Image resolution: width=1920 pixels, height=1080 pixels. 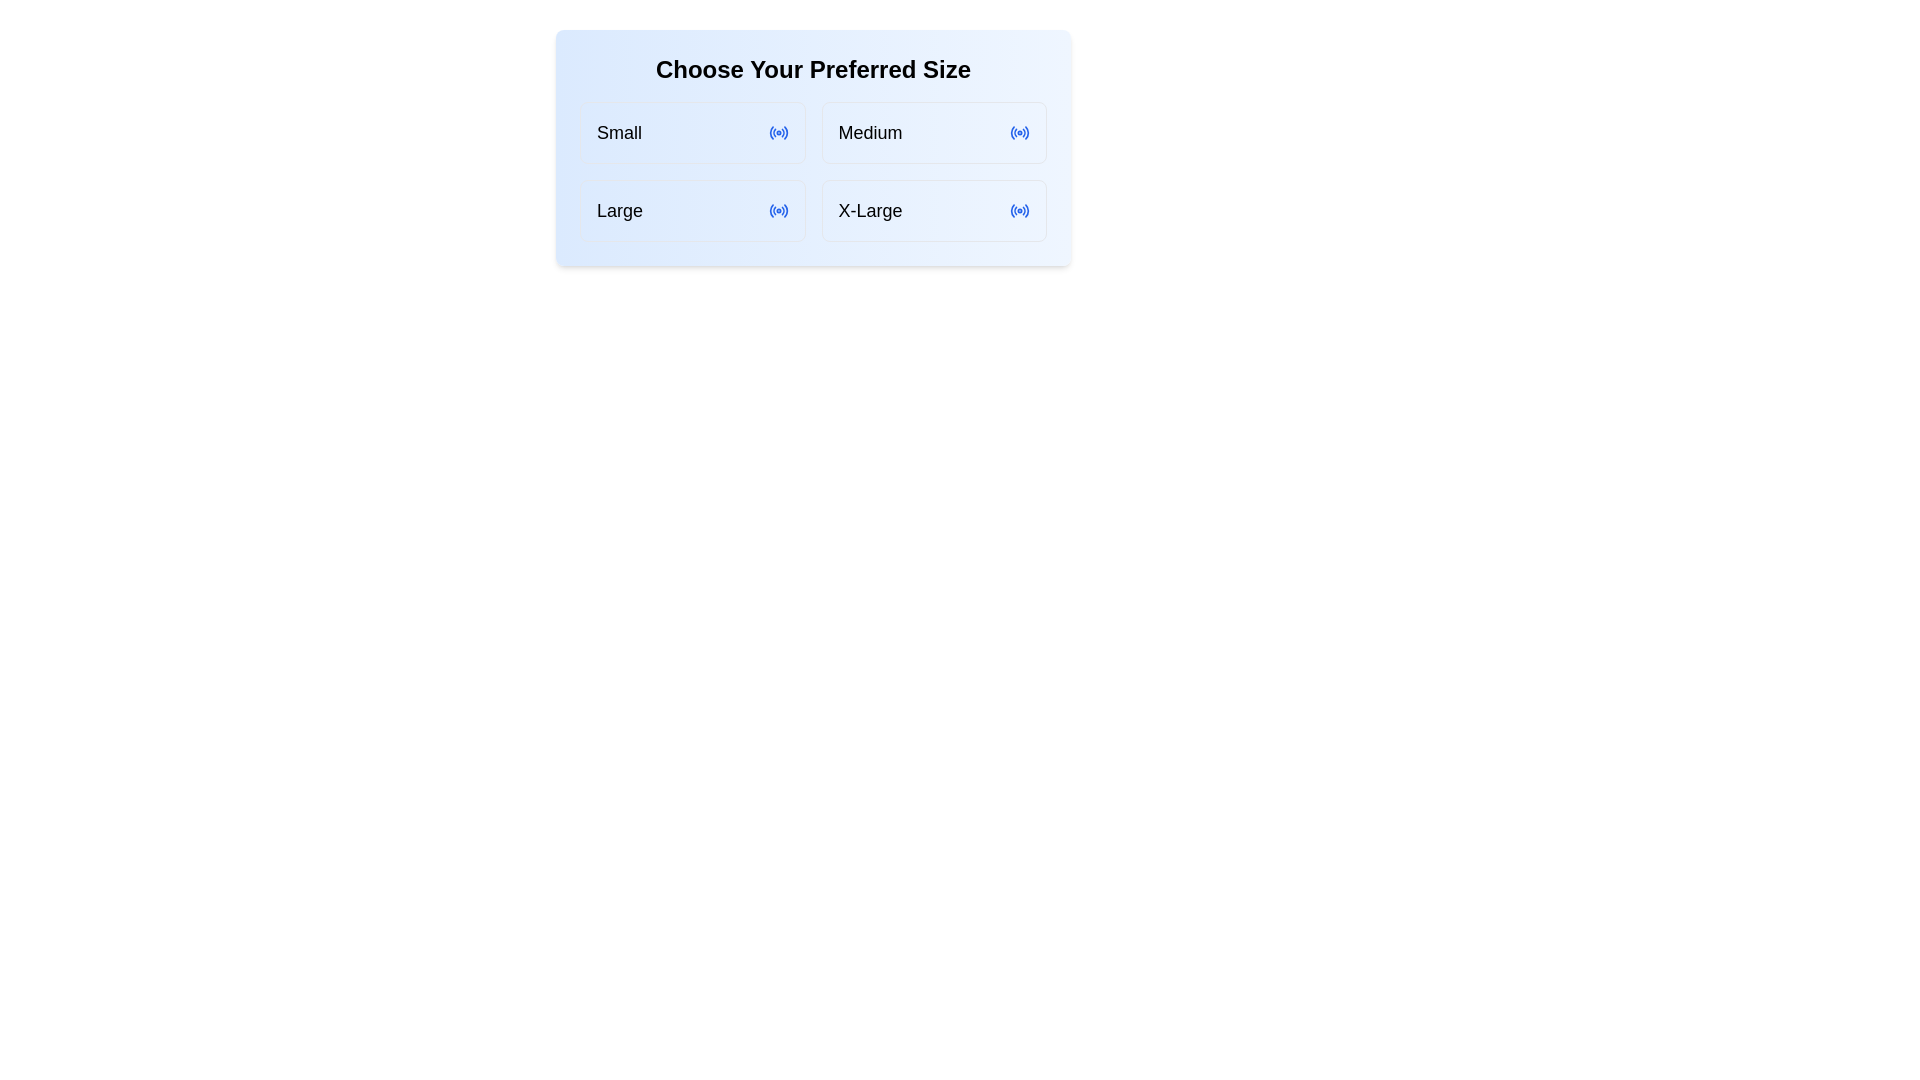 What do you see at coordinates (813, 146) in the screenshot?
I see `the 'Medium' size option button in the grid layout containing selectable sizes` at bounding box center [813, 146].